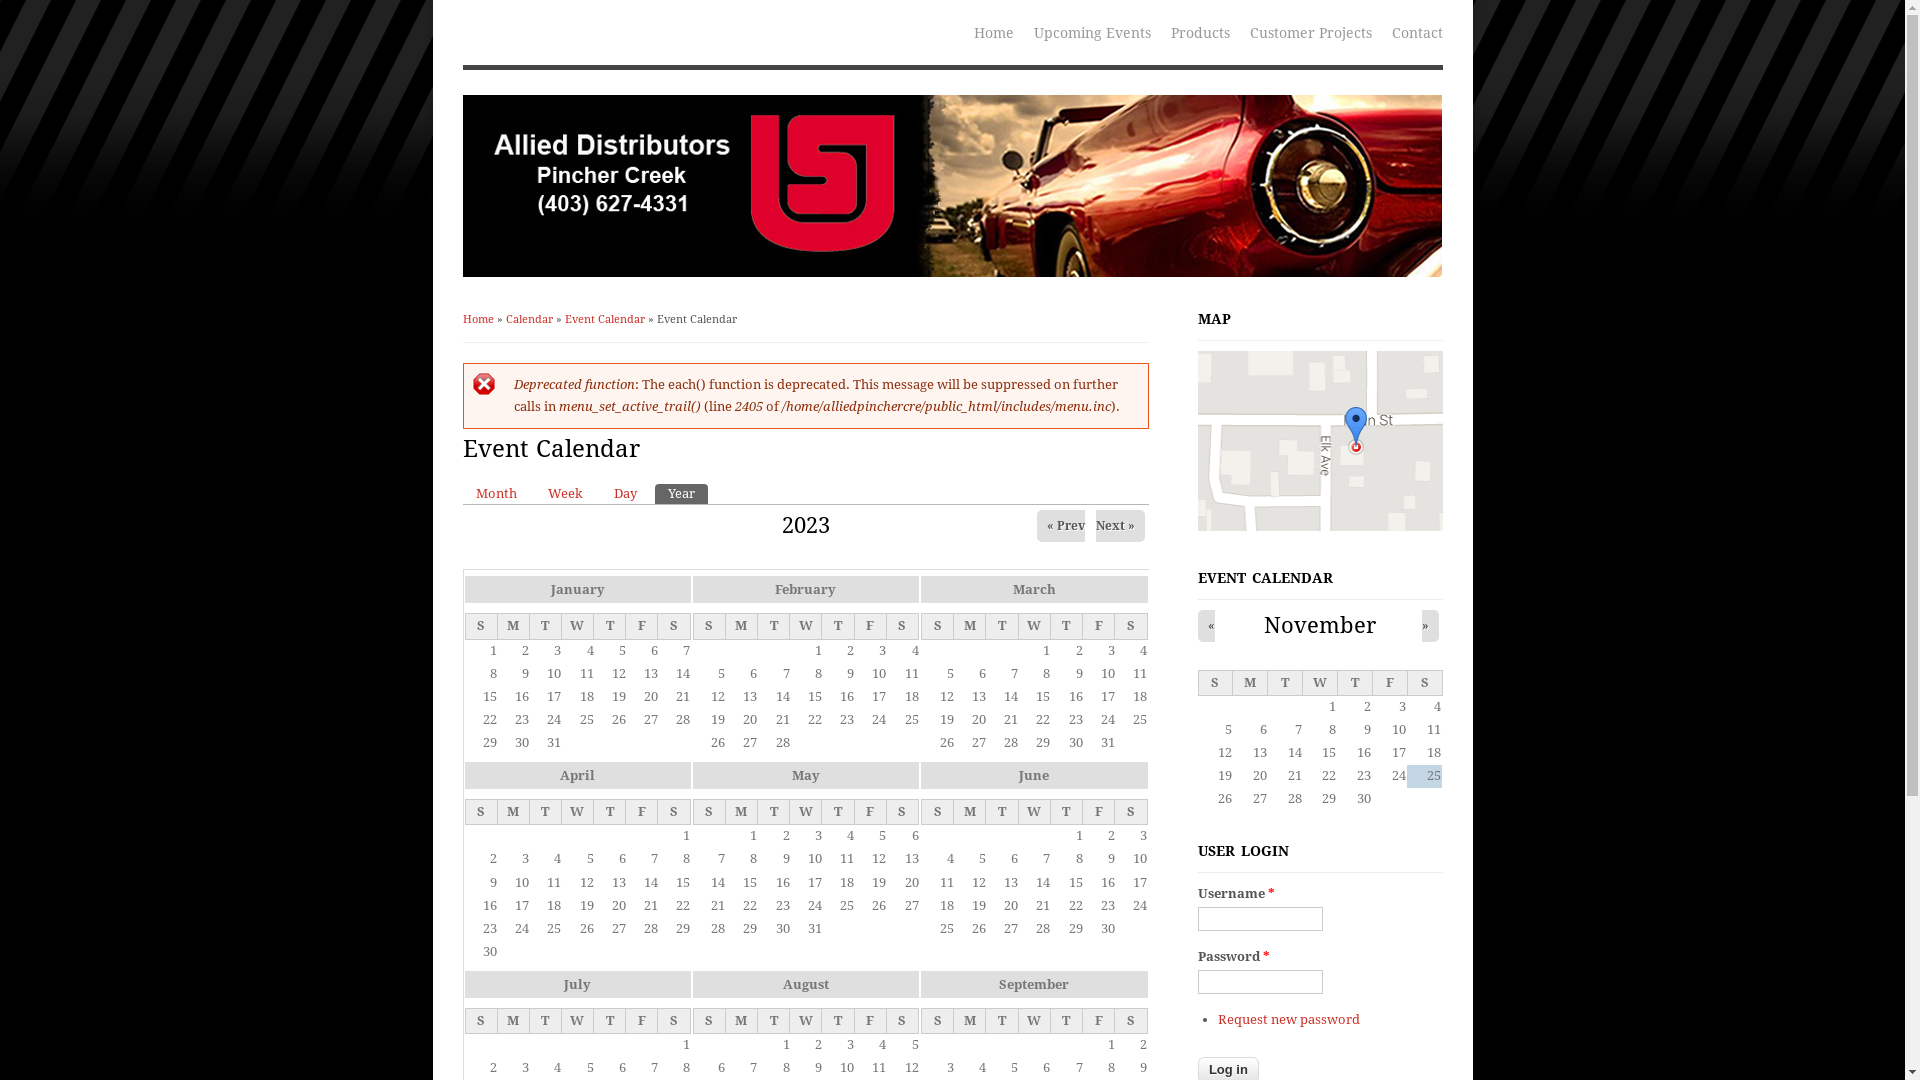 Image resolution: width=1920 pixels, height=1080 pixels. What do you see at coordinates (1320, 623) in the screenshot?
I see `'November'` at bounding box center [1320, 623].